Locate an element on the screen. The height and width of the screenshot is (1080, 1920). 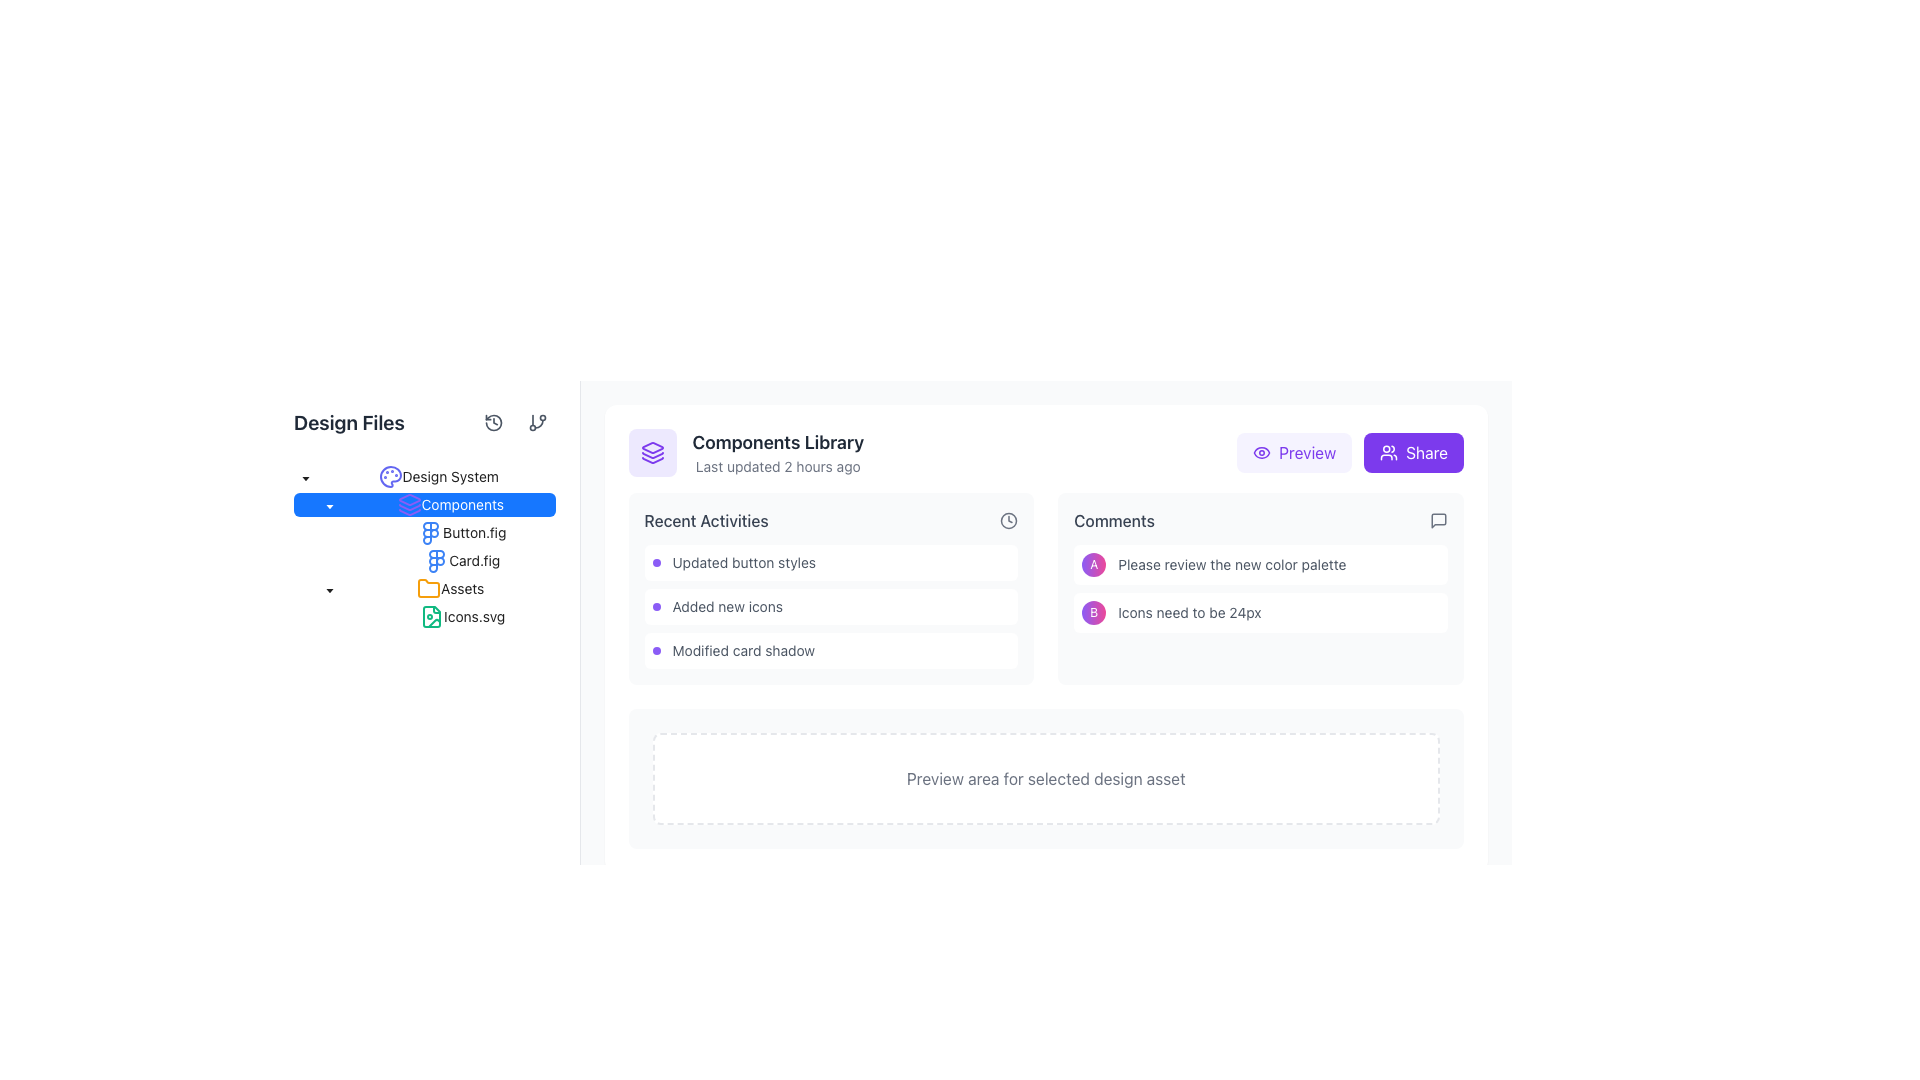
the circular avatar component with a gradient background transitioning from violet to pink, which contains a white letter 'A' in the center is located at coordinates (1093, 564).